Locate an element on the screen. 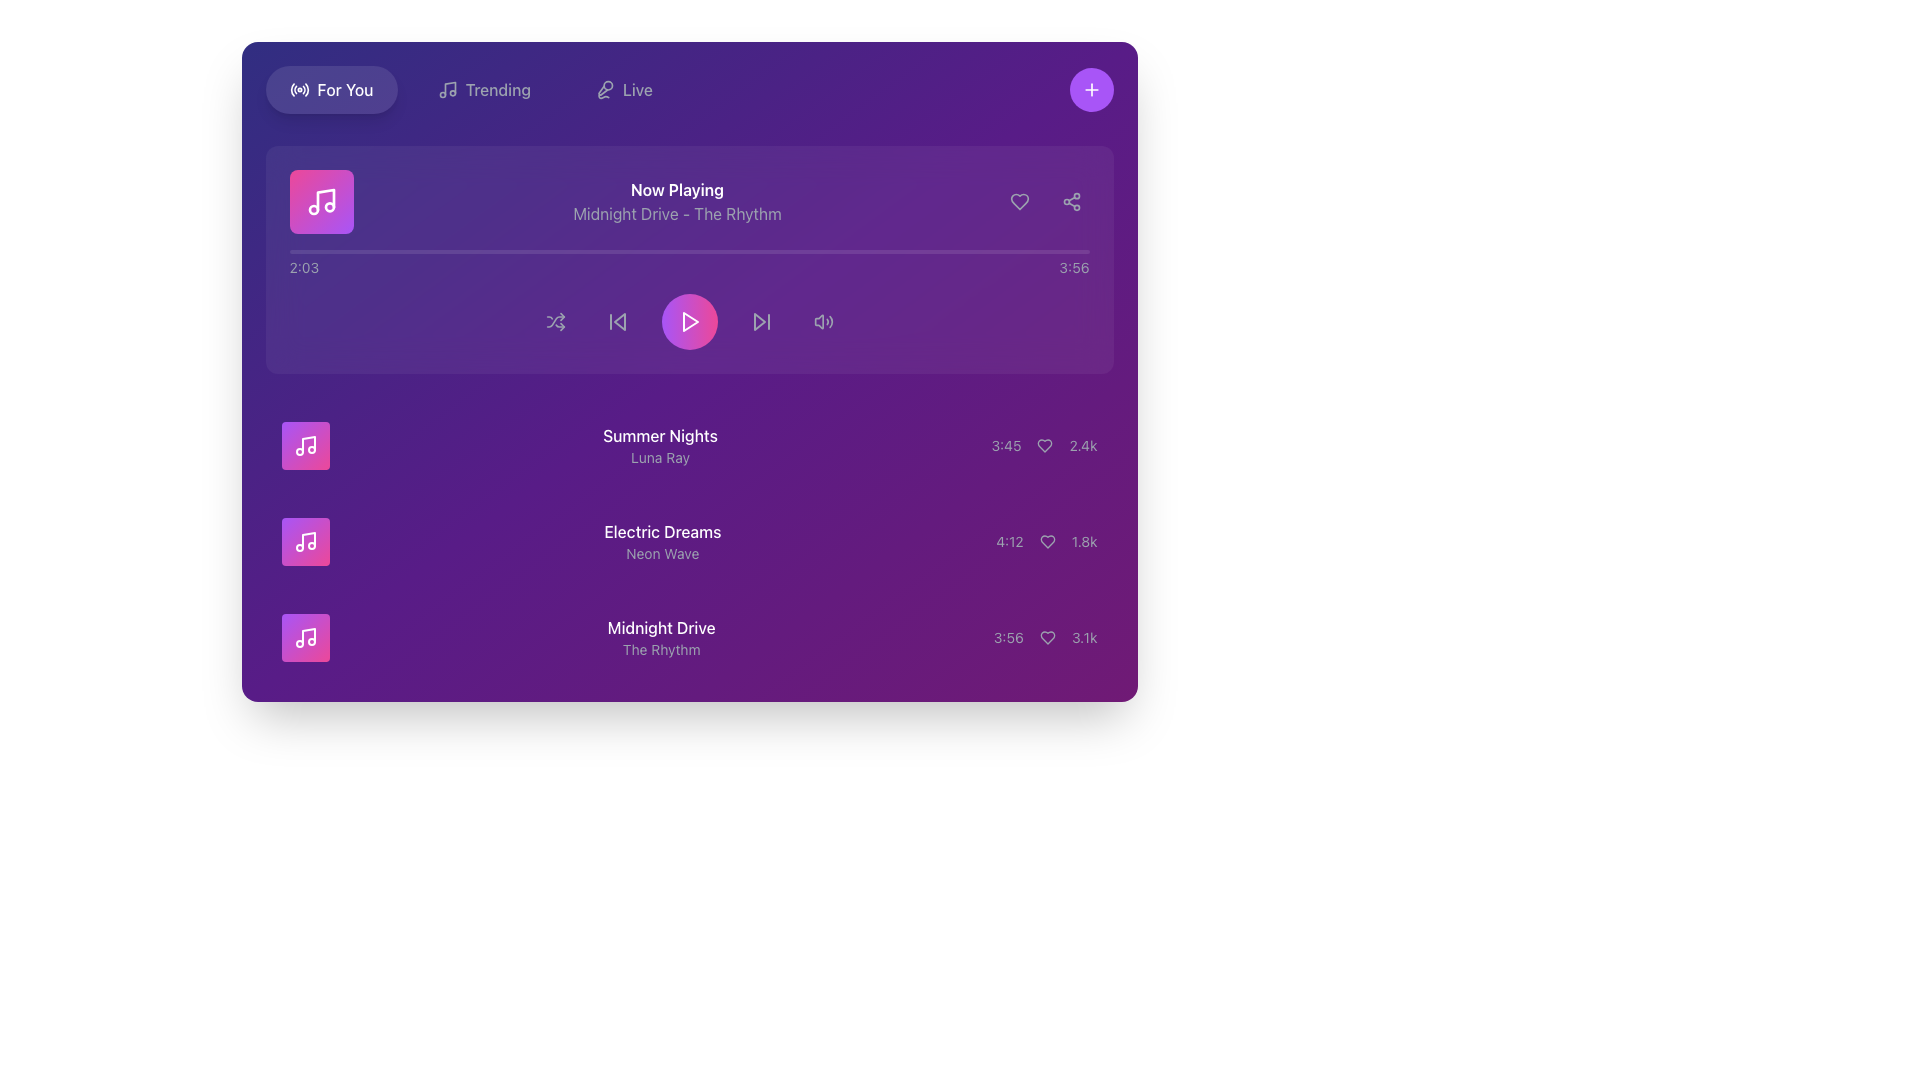  the text label in the upper navigation area, positioned between a music icon on the left and a 'Live' text label on the right, which serves as a label for a navigation item related to trending topics is located at coordinates (498, 88).